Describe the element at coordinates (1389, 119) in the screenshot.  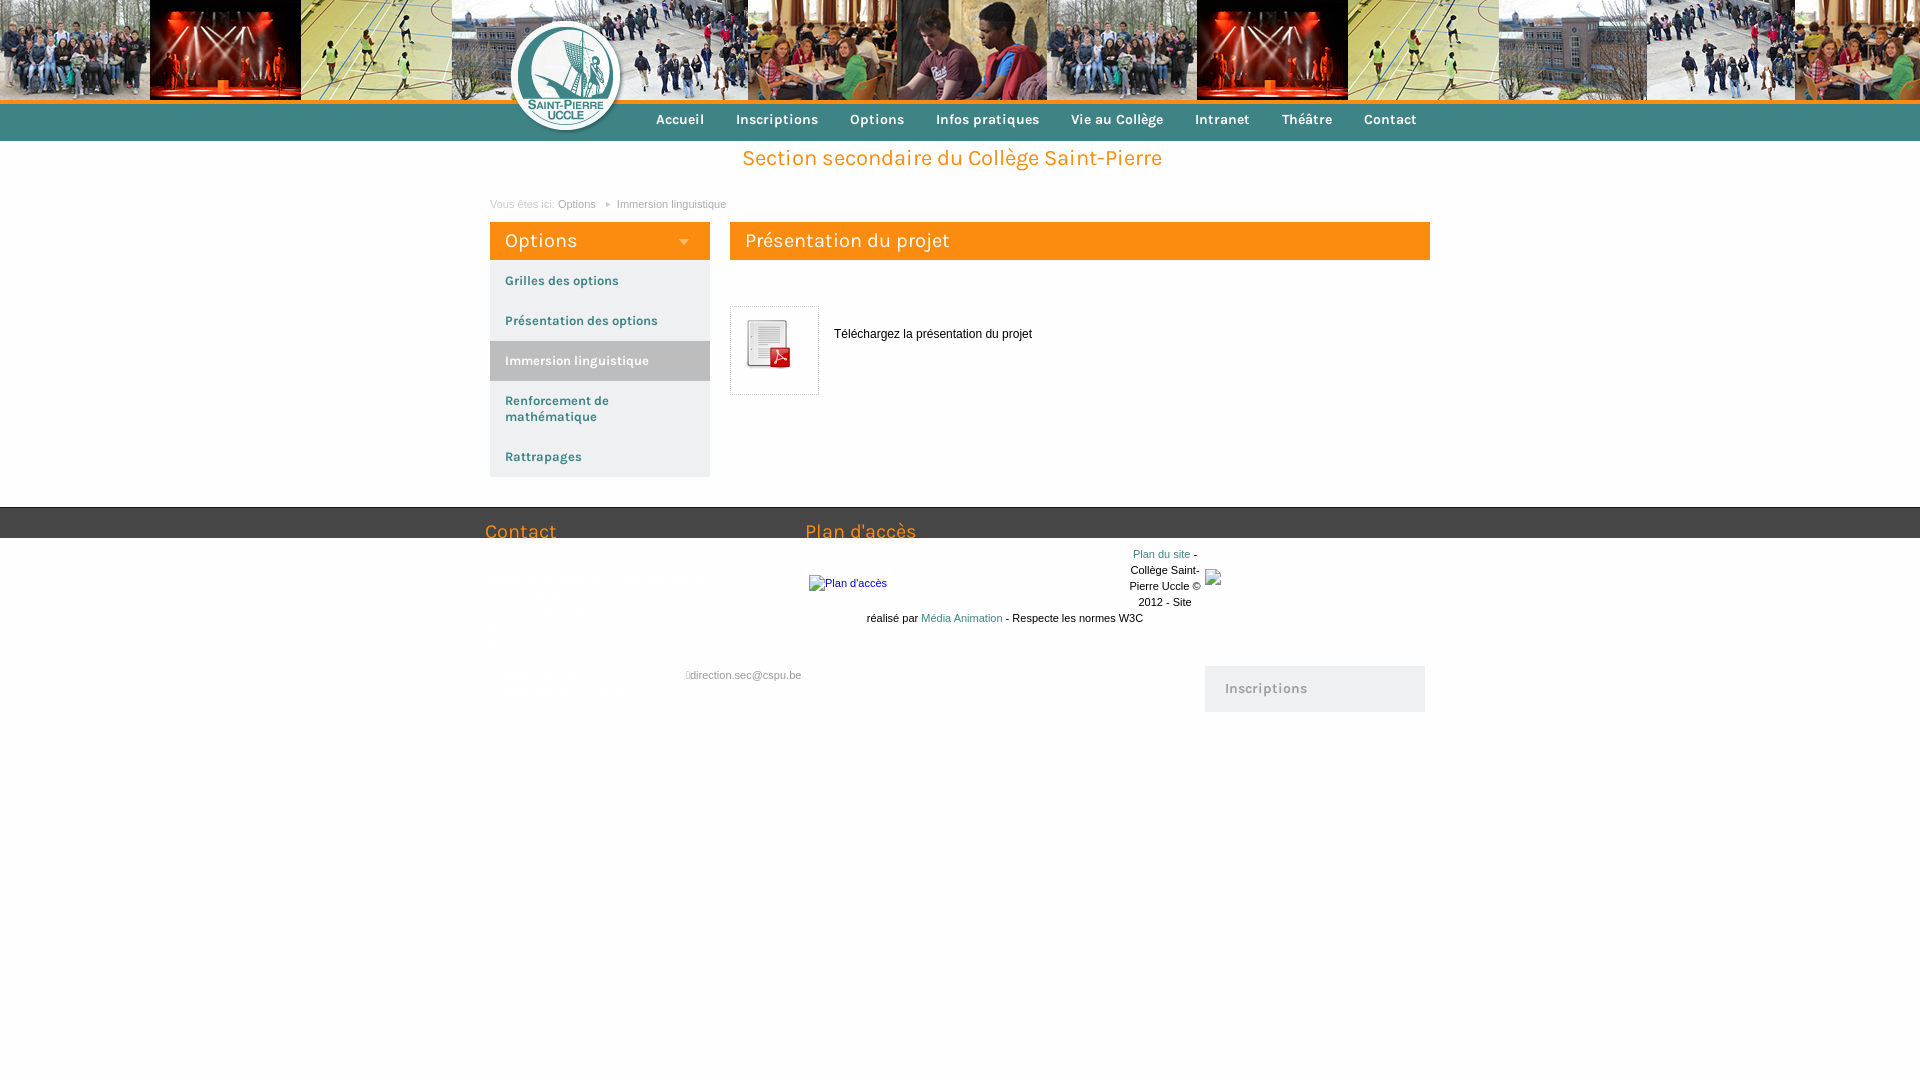
I see `'Contact'` at that location.